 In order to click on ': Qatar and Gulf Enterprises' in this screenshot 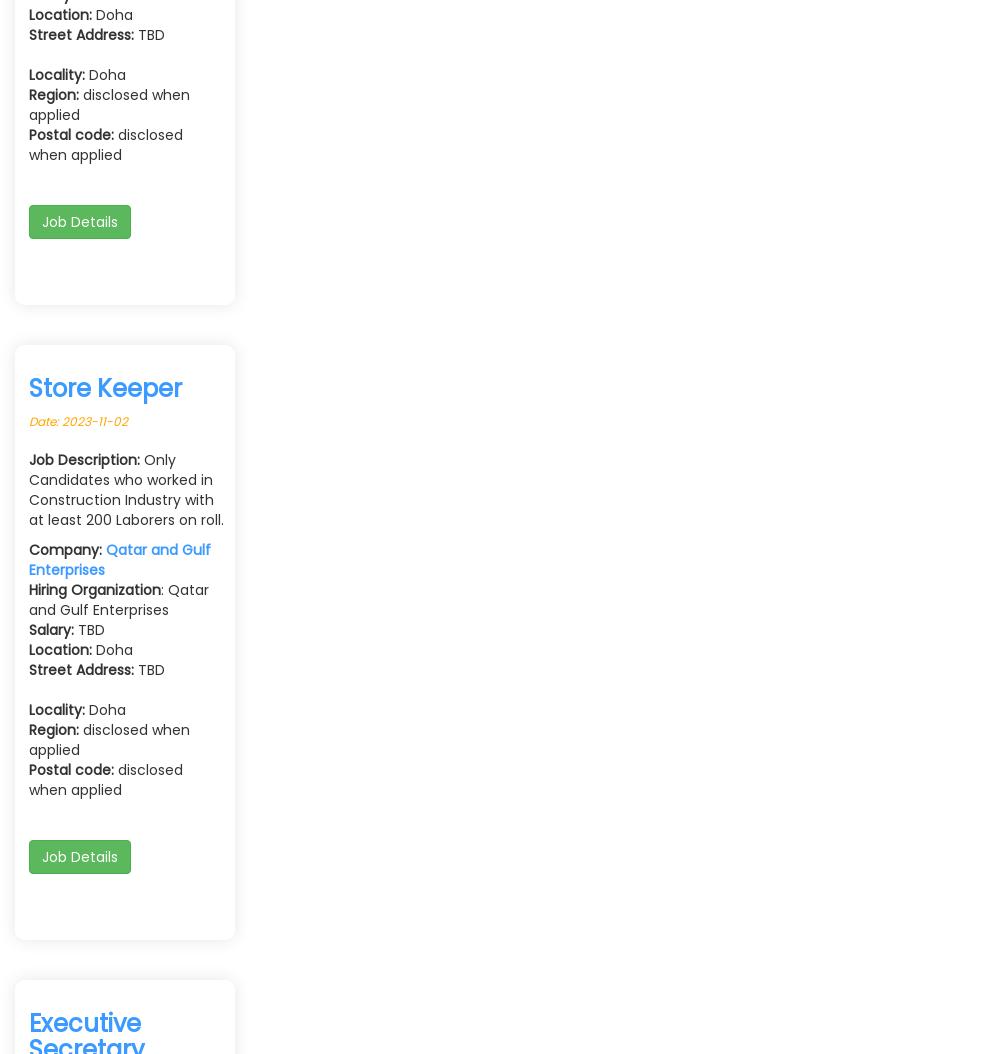, I will do `click(117, 597)`.